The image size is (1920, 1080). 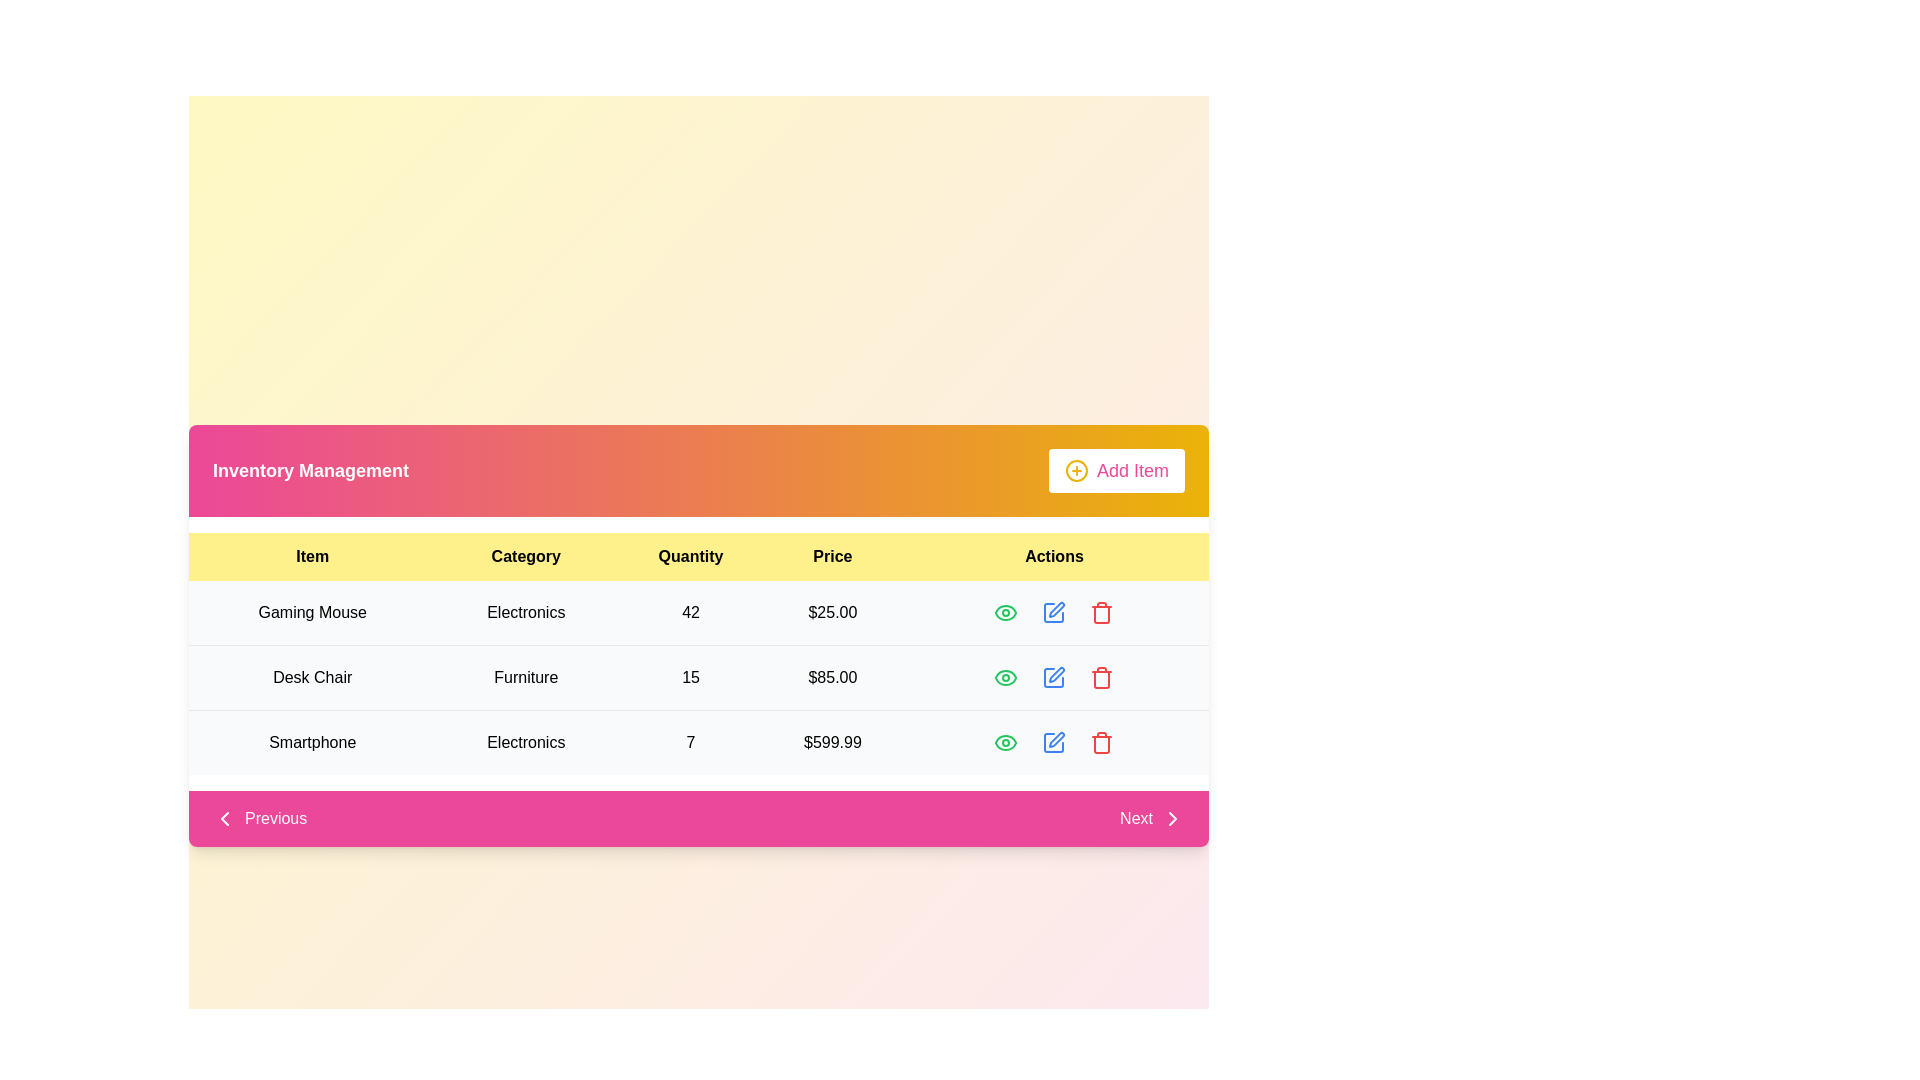 I want to click on the green eye-shaped icon in the 'Actions' column of the first row, so click(x=1006, y=612).